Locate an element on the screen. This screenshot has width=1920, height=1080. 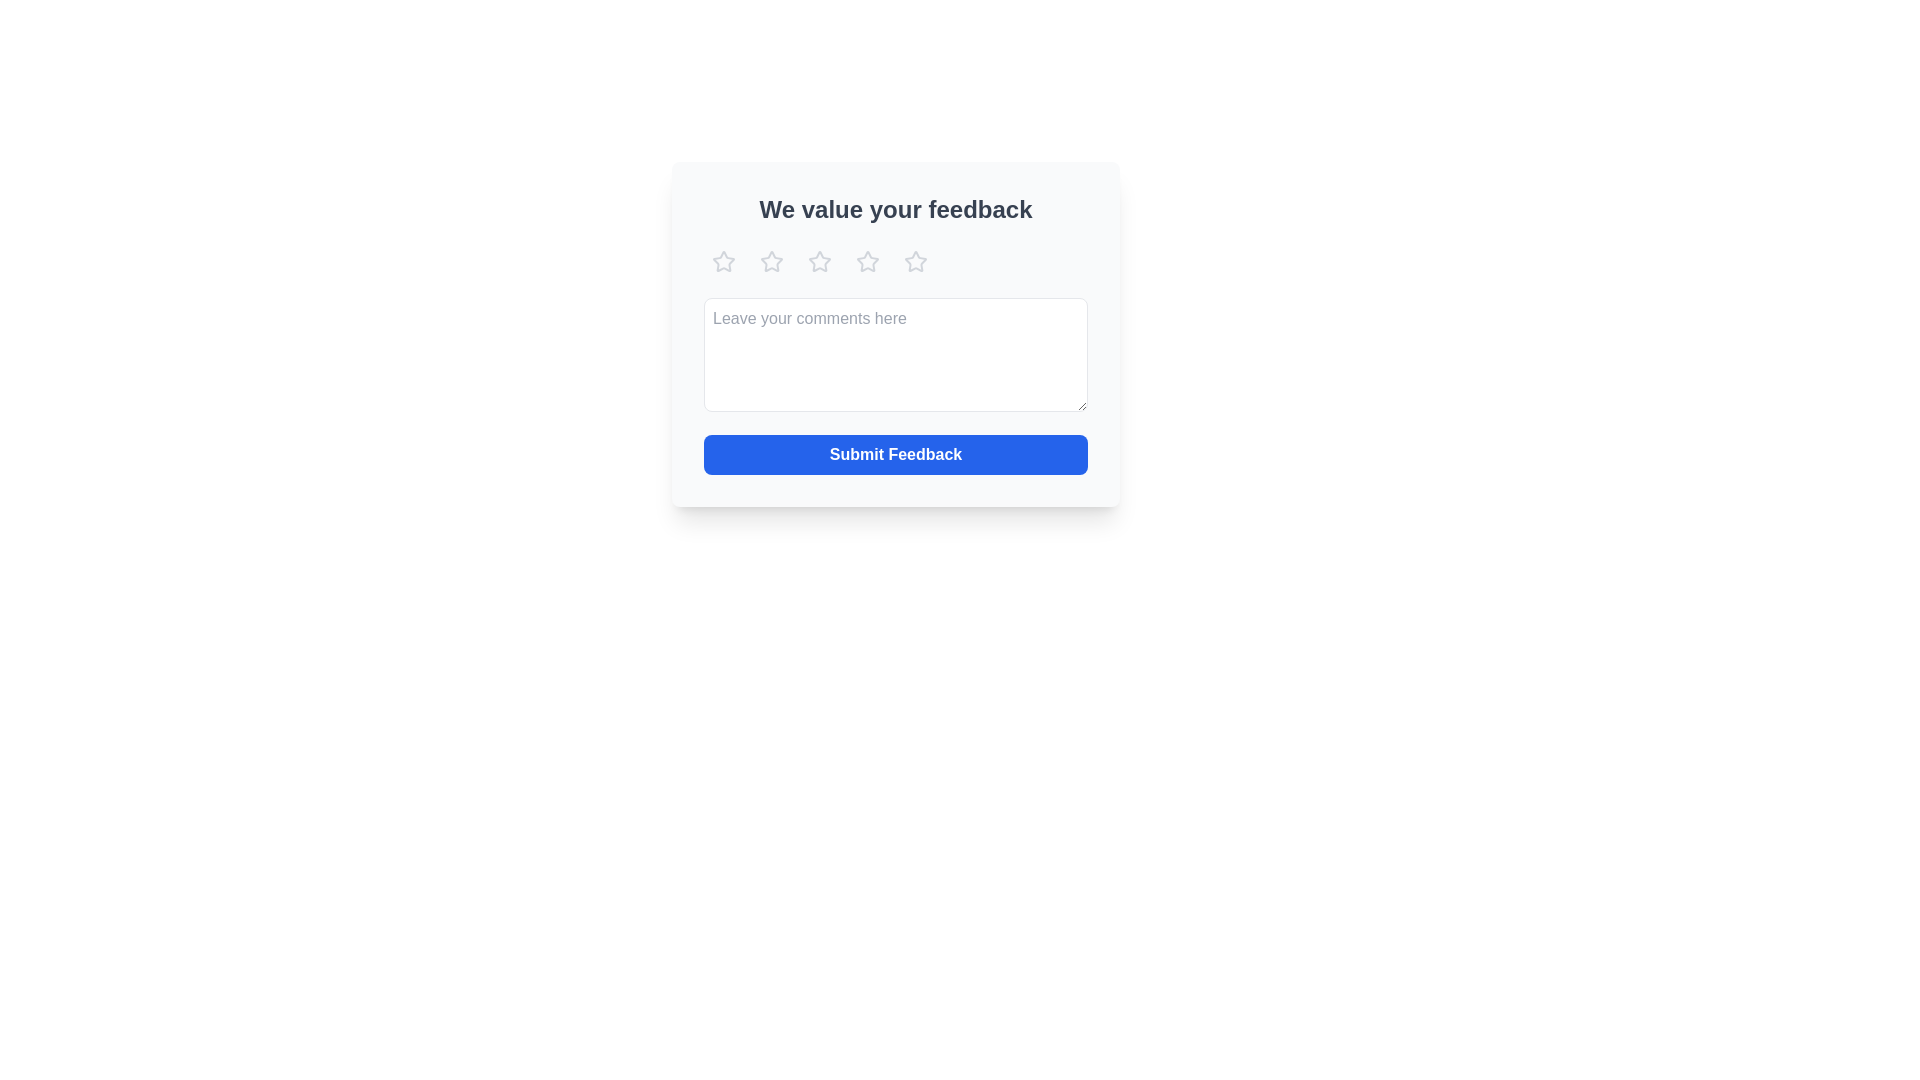
the second star-shaped rating icon, which is unfilled and styled with a thin outline, located below the heading 'We value your feedback' and above the comments input box is located at coordinates (820, 261).